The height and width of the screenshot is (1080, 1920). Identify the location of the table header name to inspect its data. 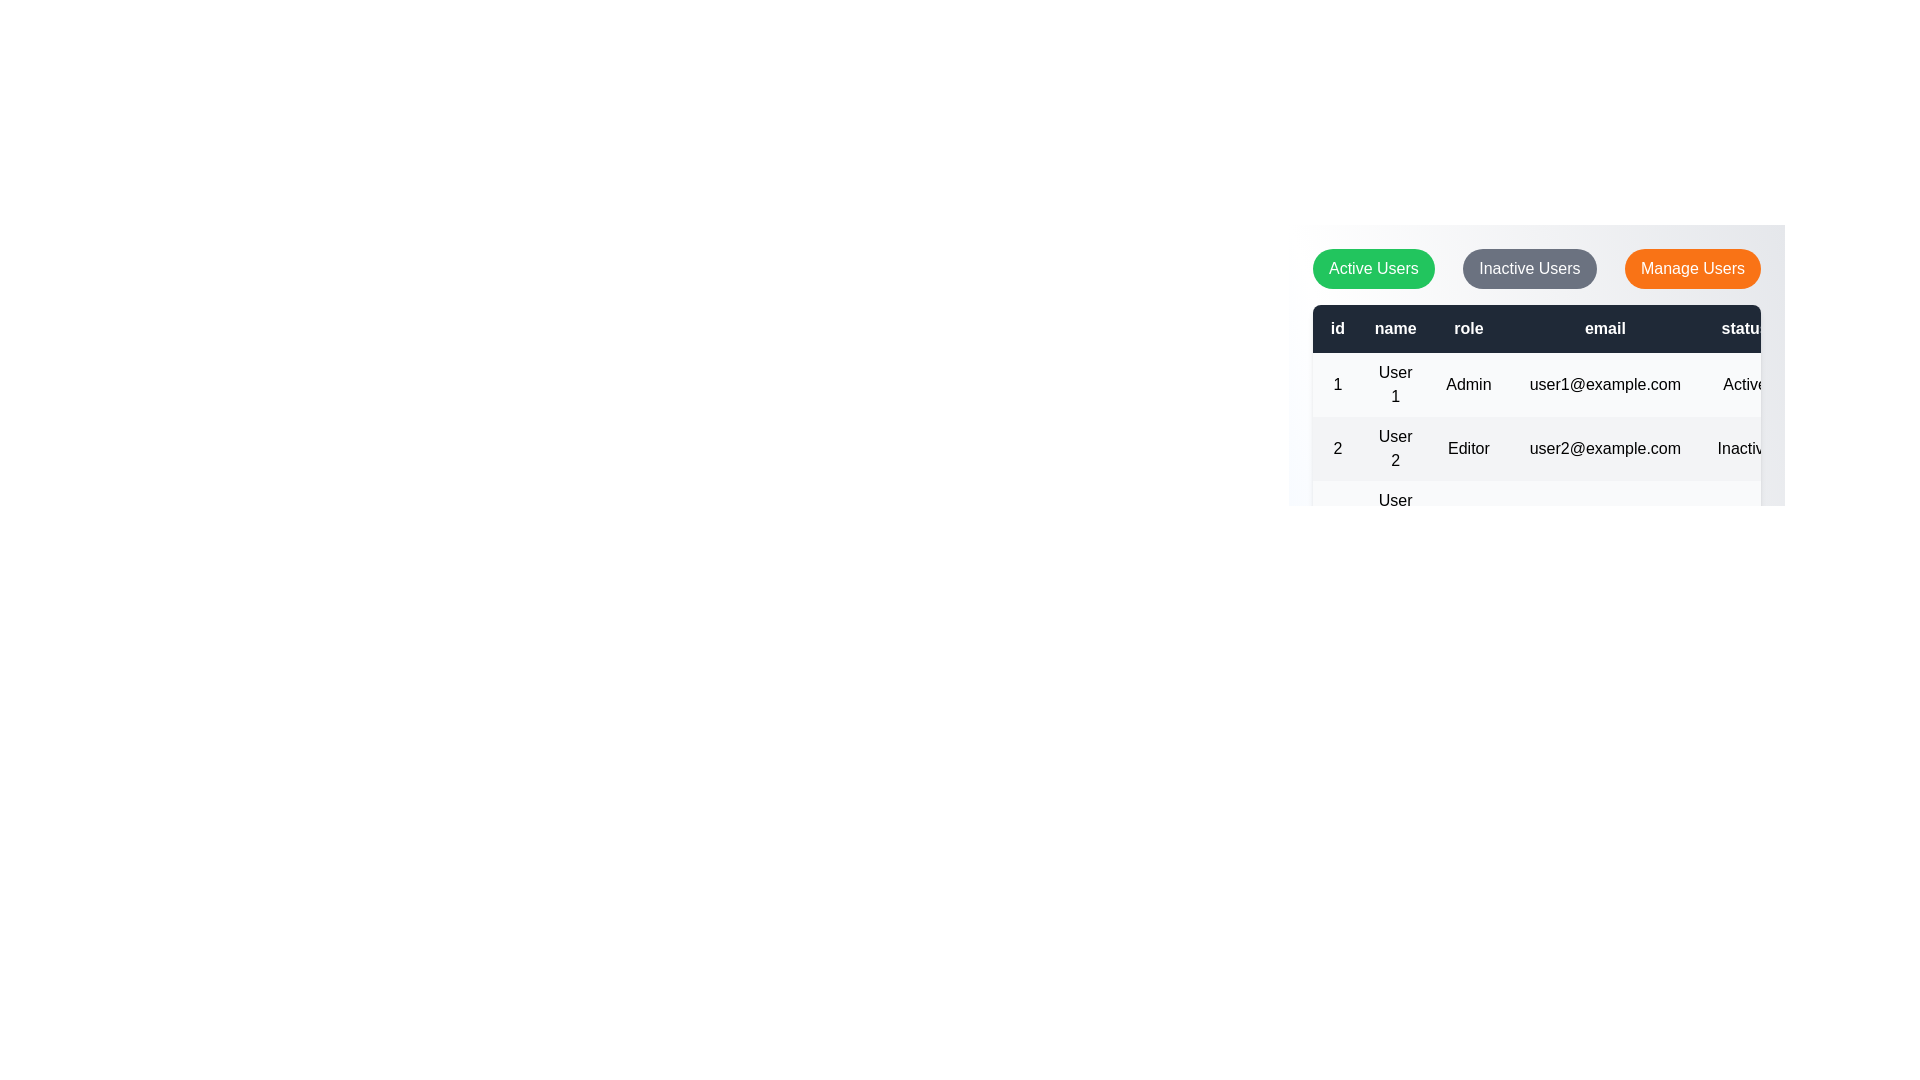
(1394, 327).